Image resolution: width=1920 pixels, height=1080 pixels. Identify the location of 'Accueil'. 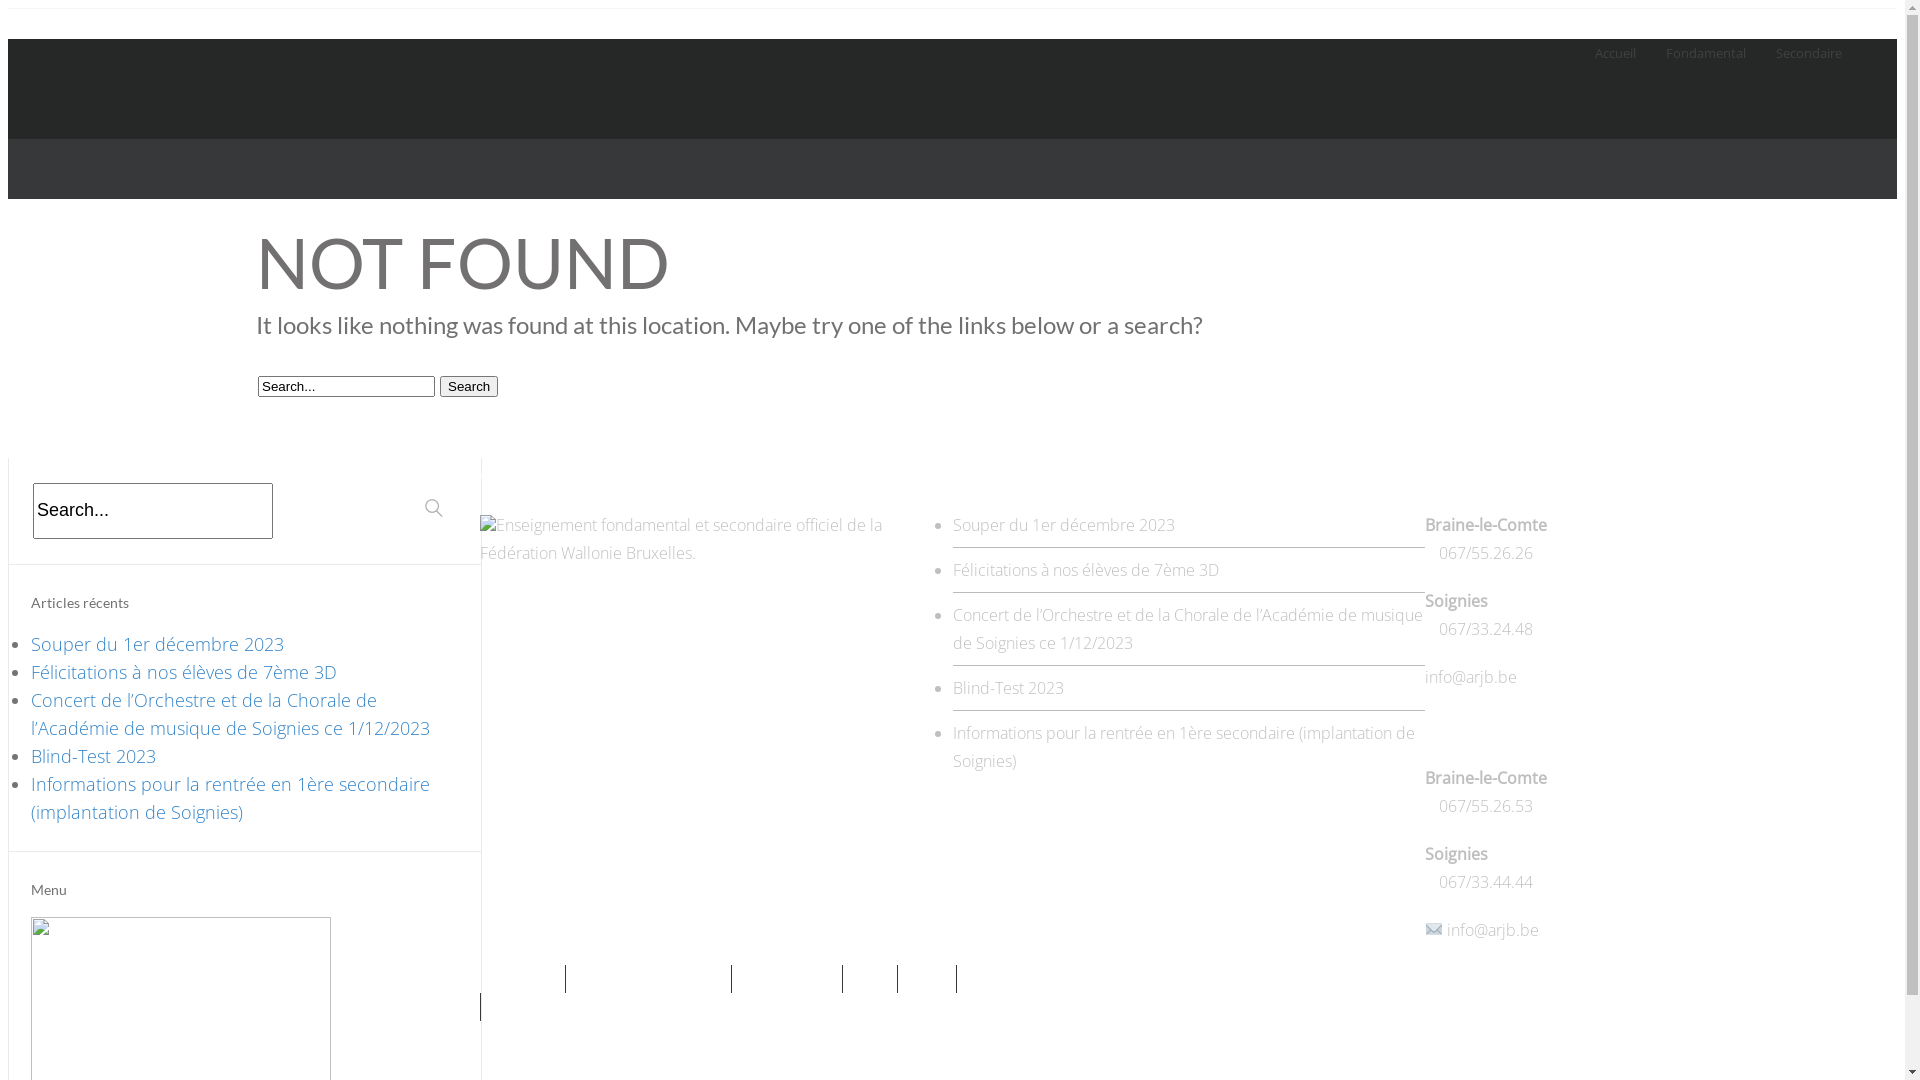
(1593, 38).